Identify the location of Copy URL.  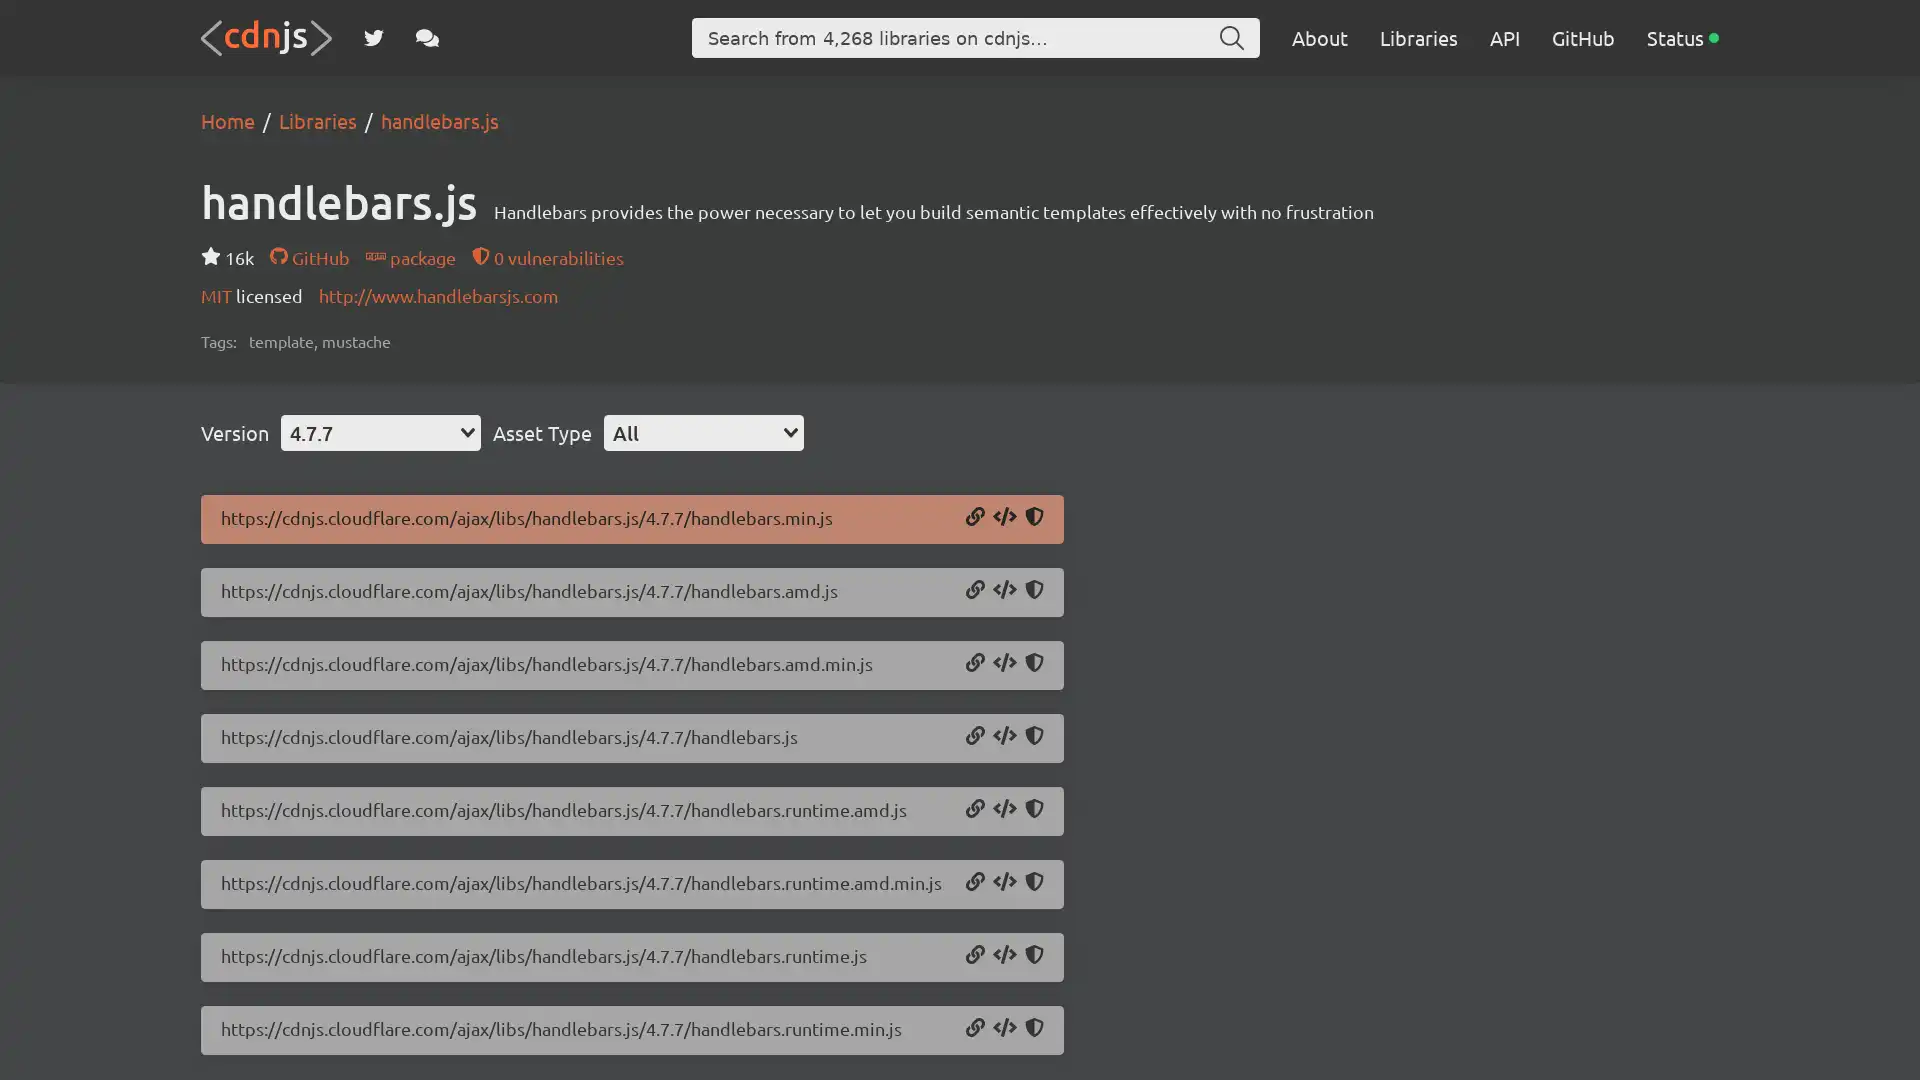
(975, 955).